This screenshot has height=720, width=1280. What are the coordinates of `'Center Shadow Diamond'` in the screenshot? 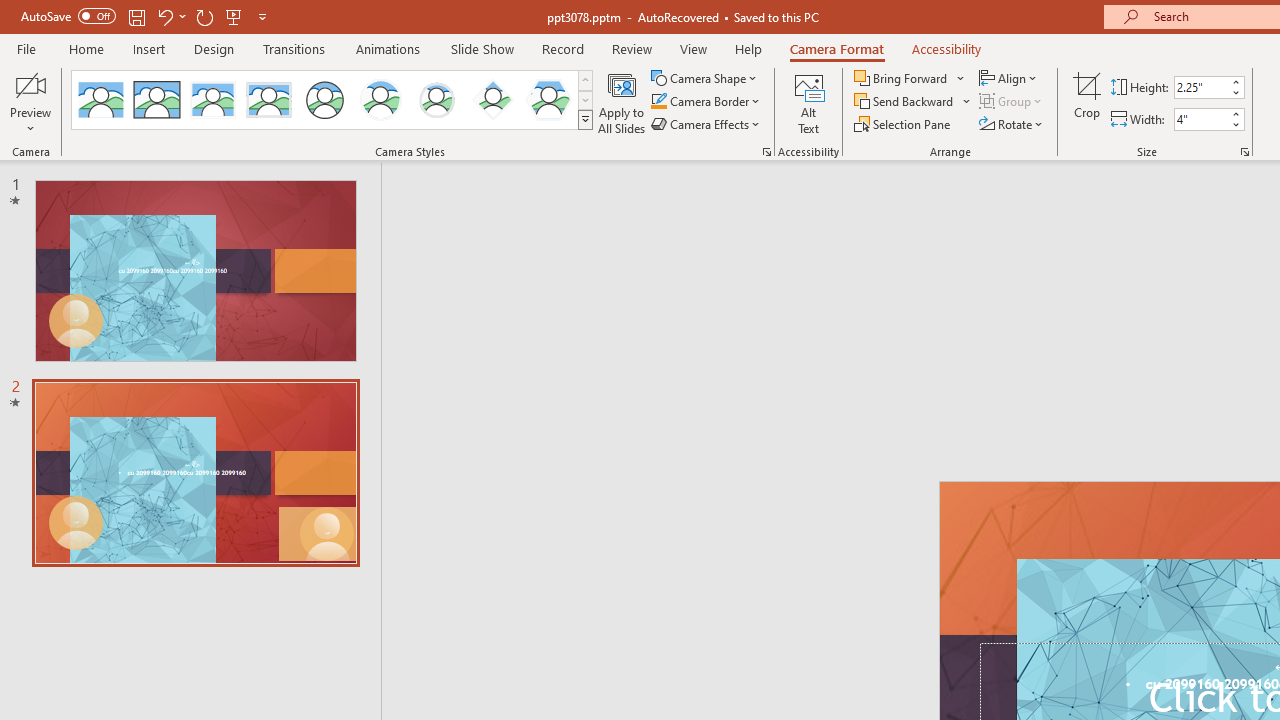 It's located at (492, 100).